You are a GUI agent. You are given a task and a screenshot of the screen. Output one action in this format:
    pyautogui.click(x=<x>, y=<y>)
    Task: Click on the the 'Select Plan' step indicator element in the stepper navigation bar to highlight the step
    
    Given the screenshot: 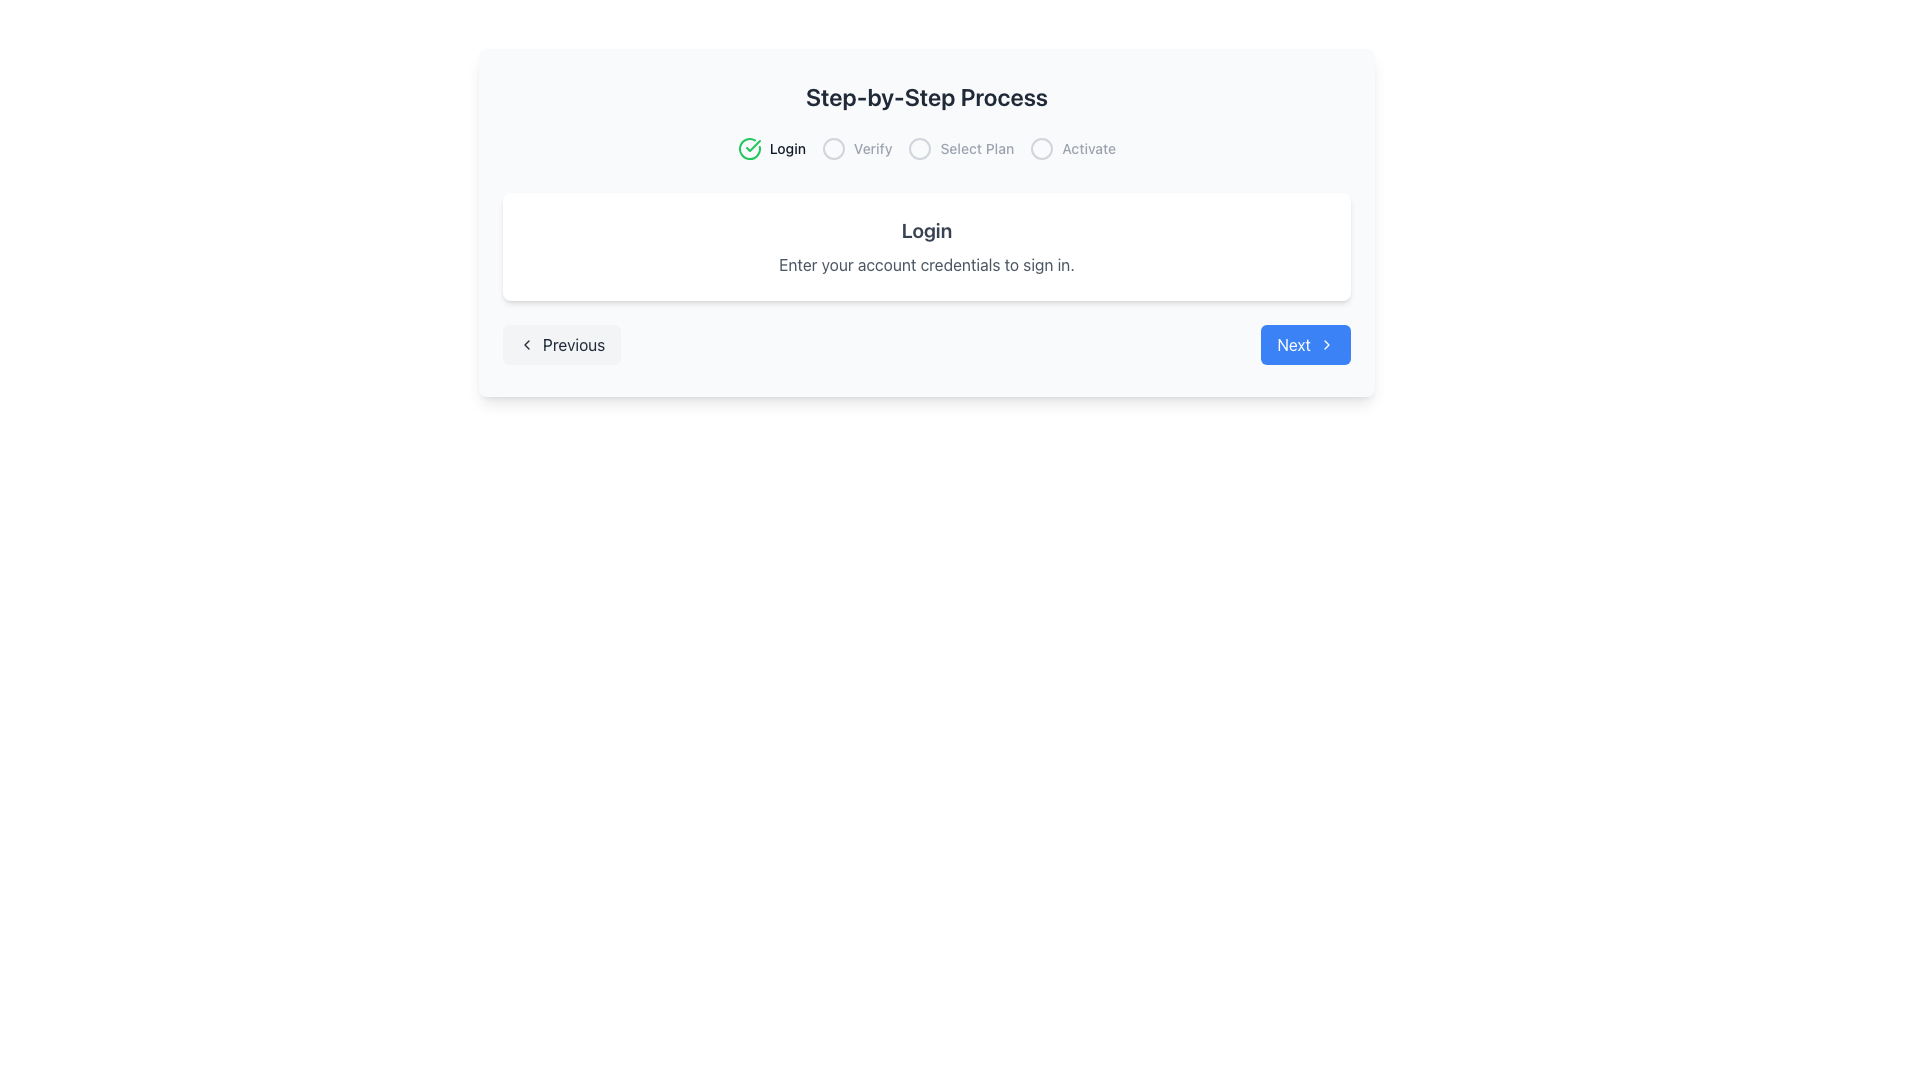 What is the action you would take?
    pyautogui.click(x=961, y=148)
    